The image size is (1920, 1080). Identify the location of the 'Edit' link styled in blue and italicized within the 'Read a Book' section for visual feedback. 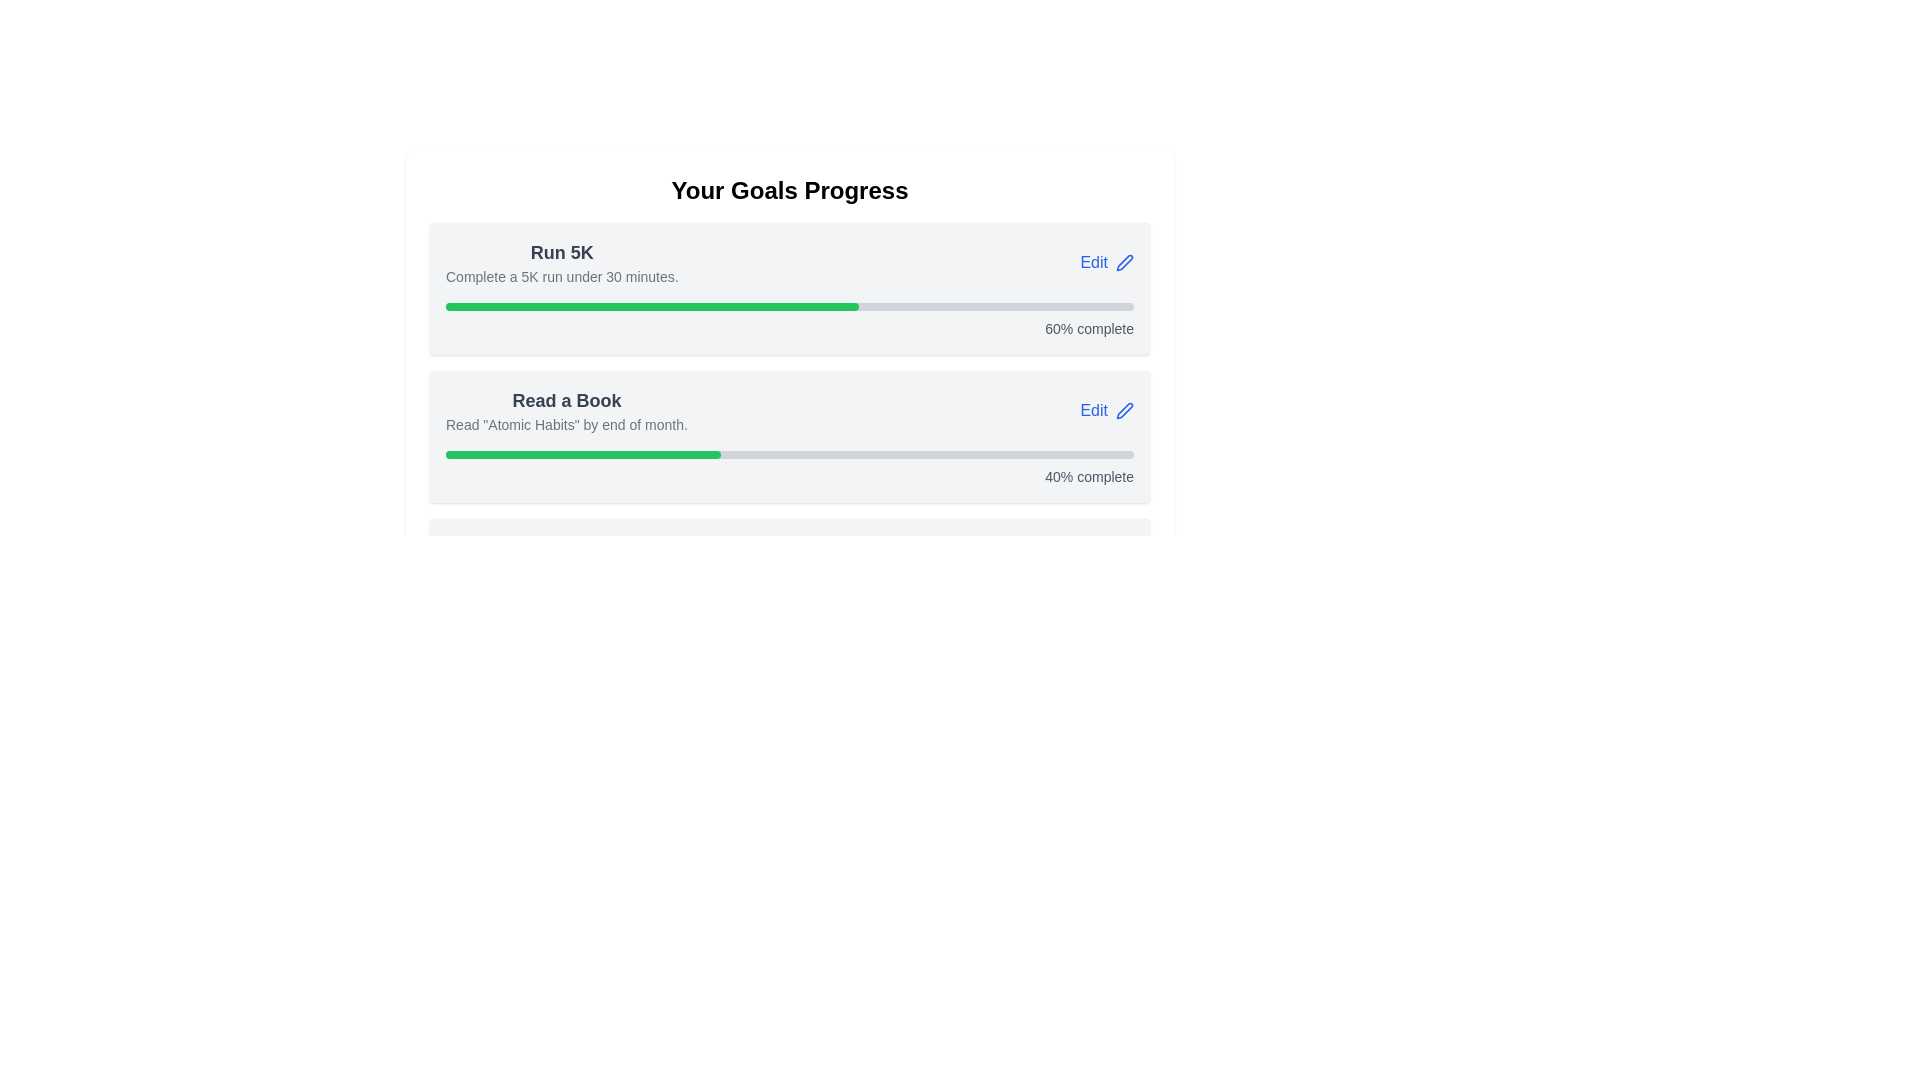
(789, 410).